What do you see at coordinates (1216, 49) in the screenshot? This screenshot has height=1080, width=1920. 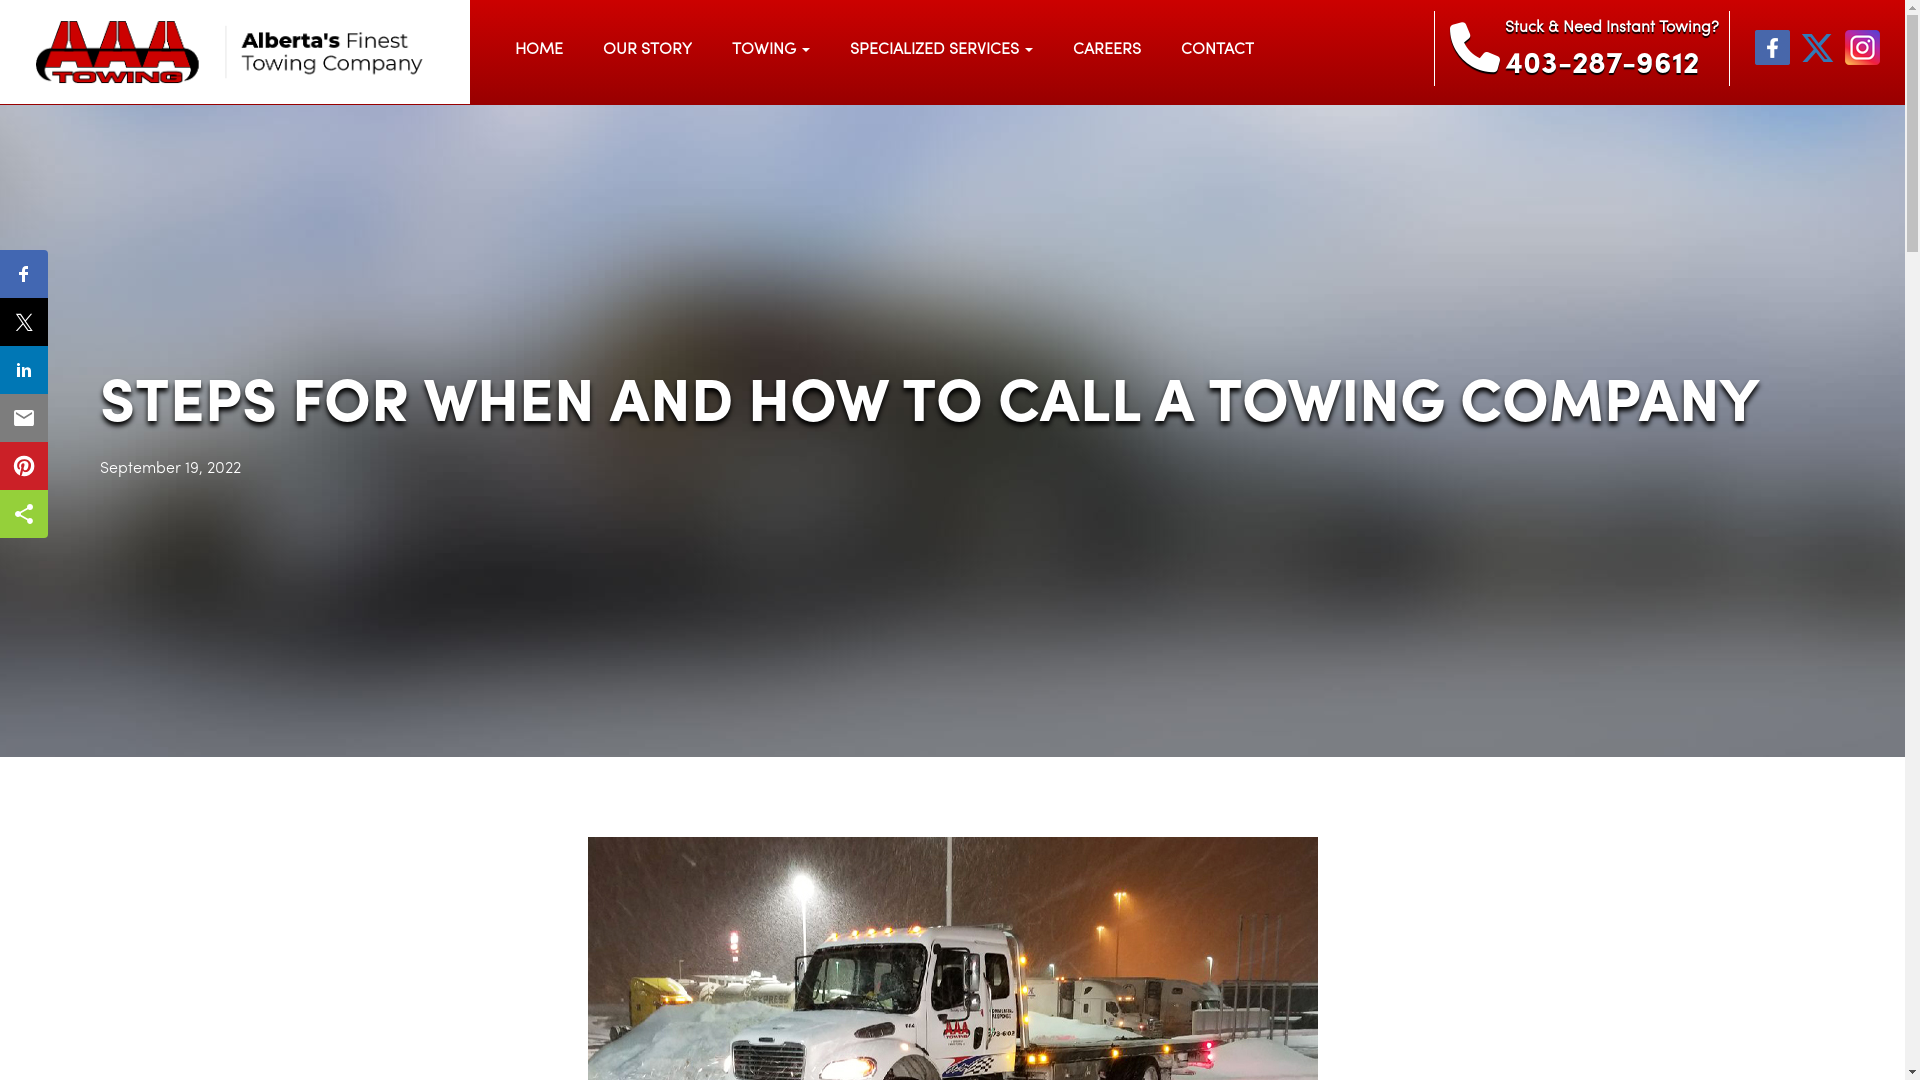 I see `'CONTACT'` at bounding box center [1216, 49].